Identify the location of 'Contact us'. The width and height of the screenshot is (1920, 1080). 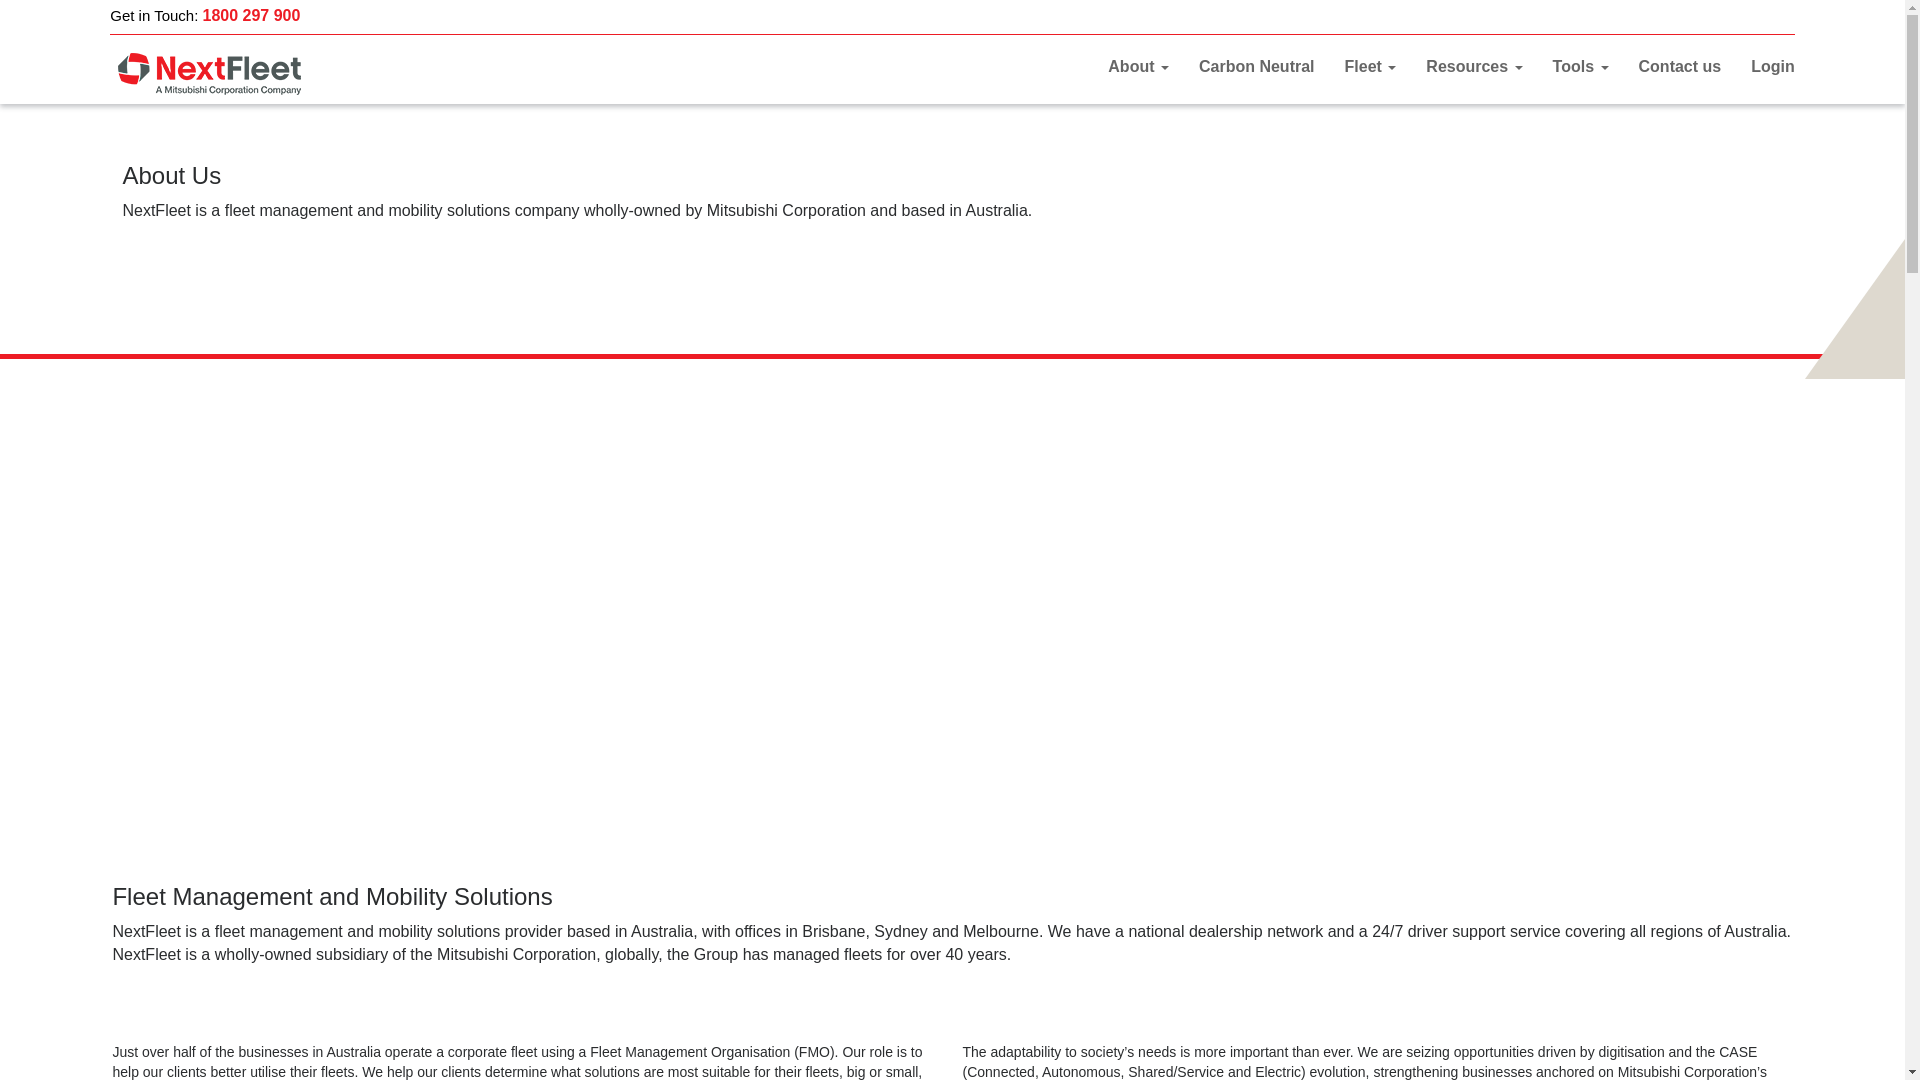
(1680, 64).